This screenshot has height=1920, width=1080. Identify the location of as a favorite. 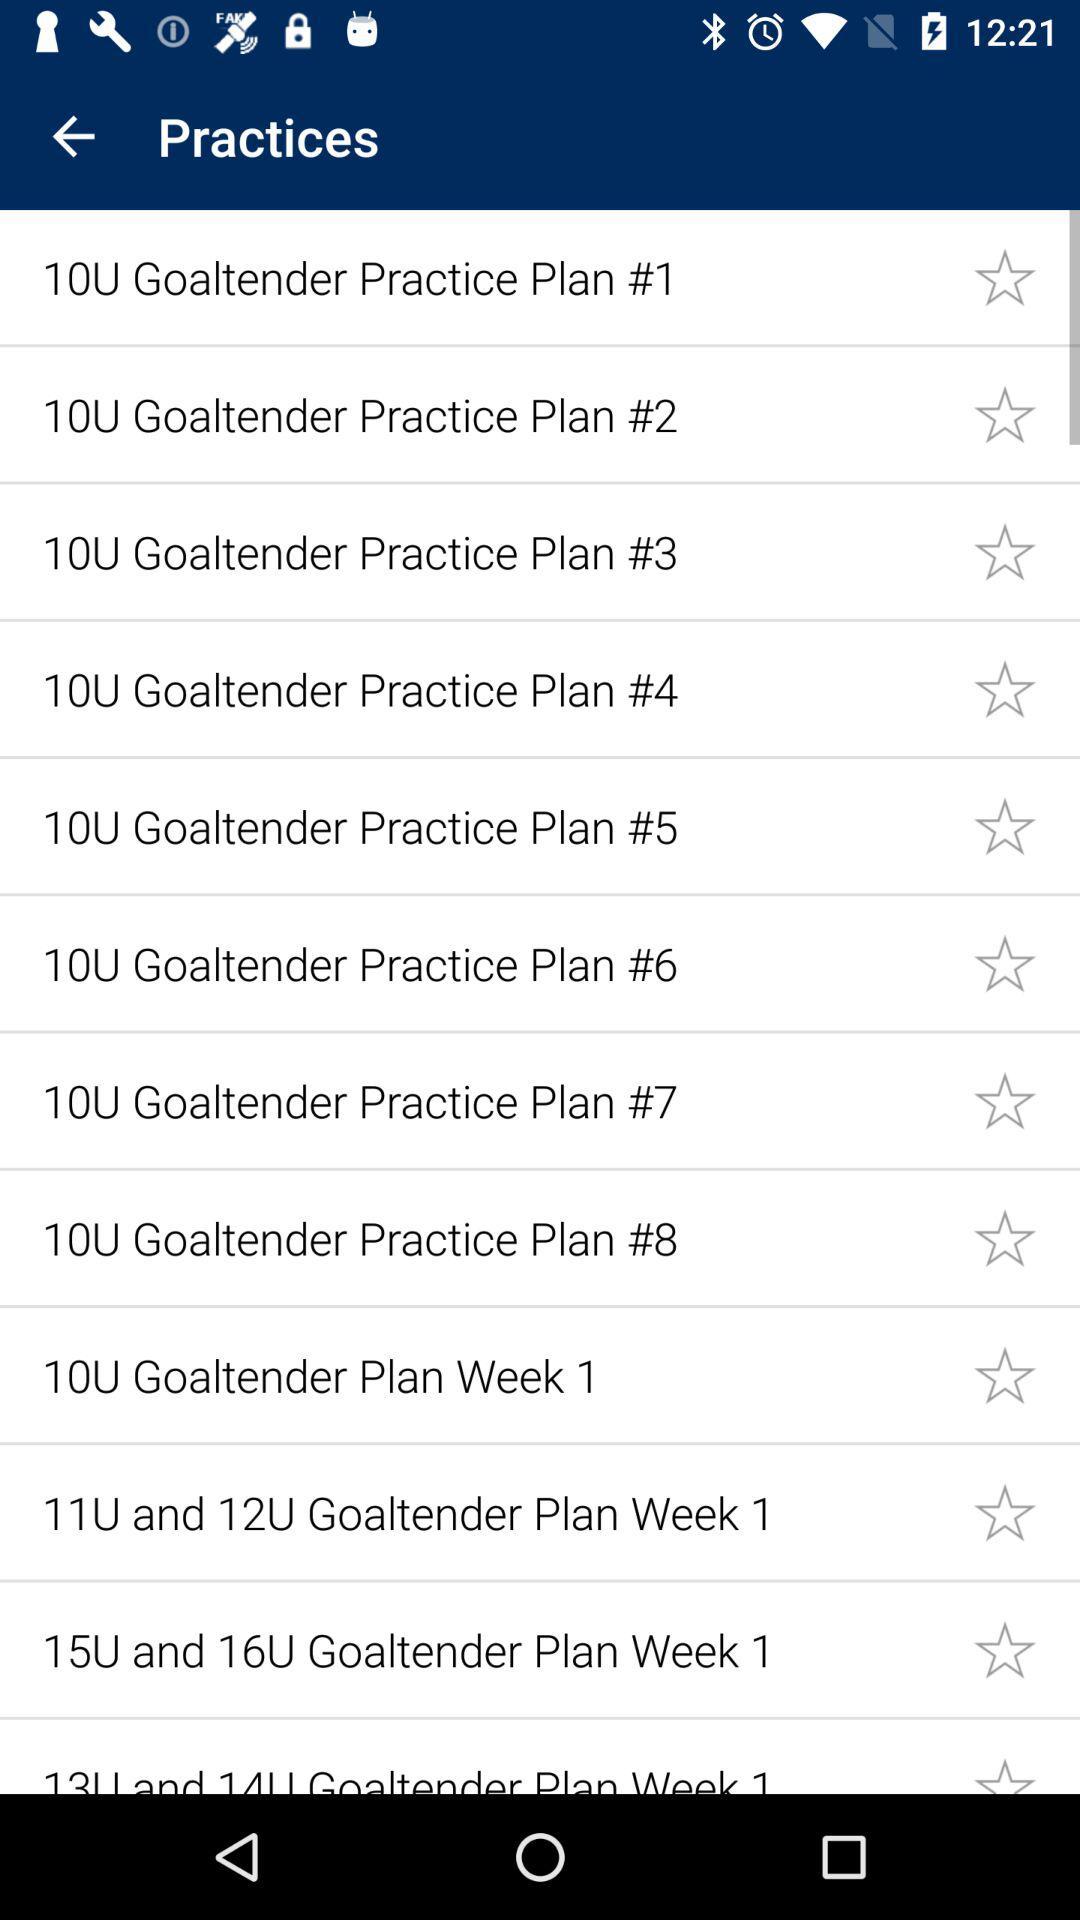
(1026, 688).